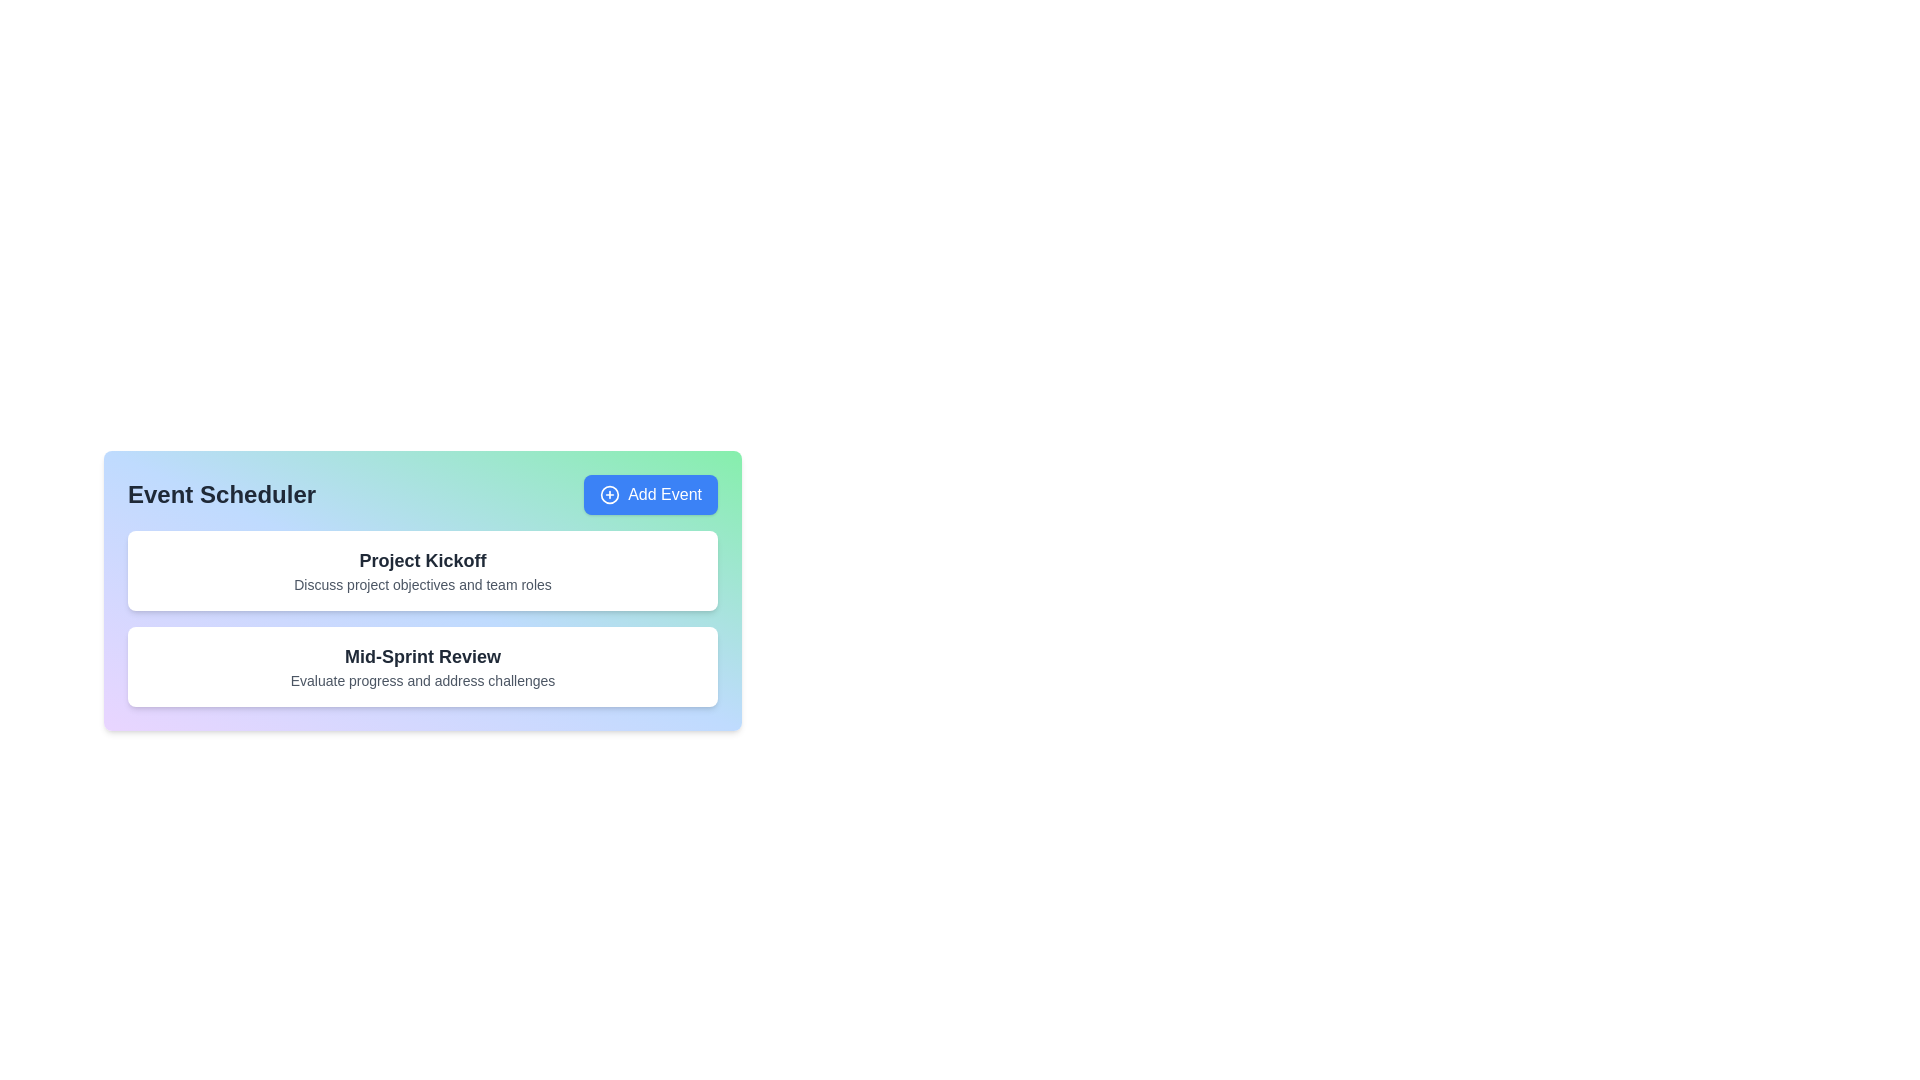  Describe the element at coordinates (421, 570) in the screenshot. I see `the 'Project Kickoff' card element` at that location.